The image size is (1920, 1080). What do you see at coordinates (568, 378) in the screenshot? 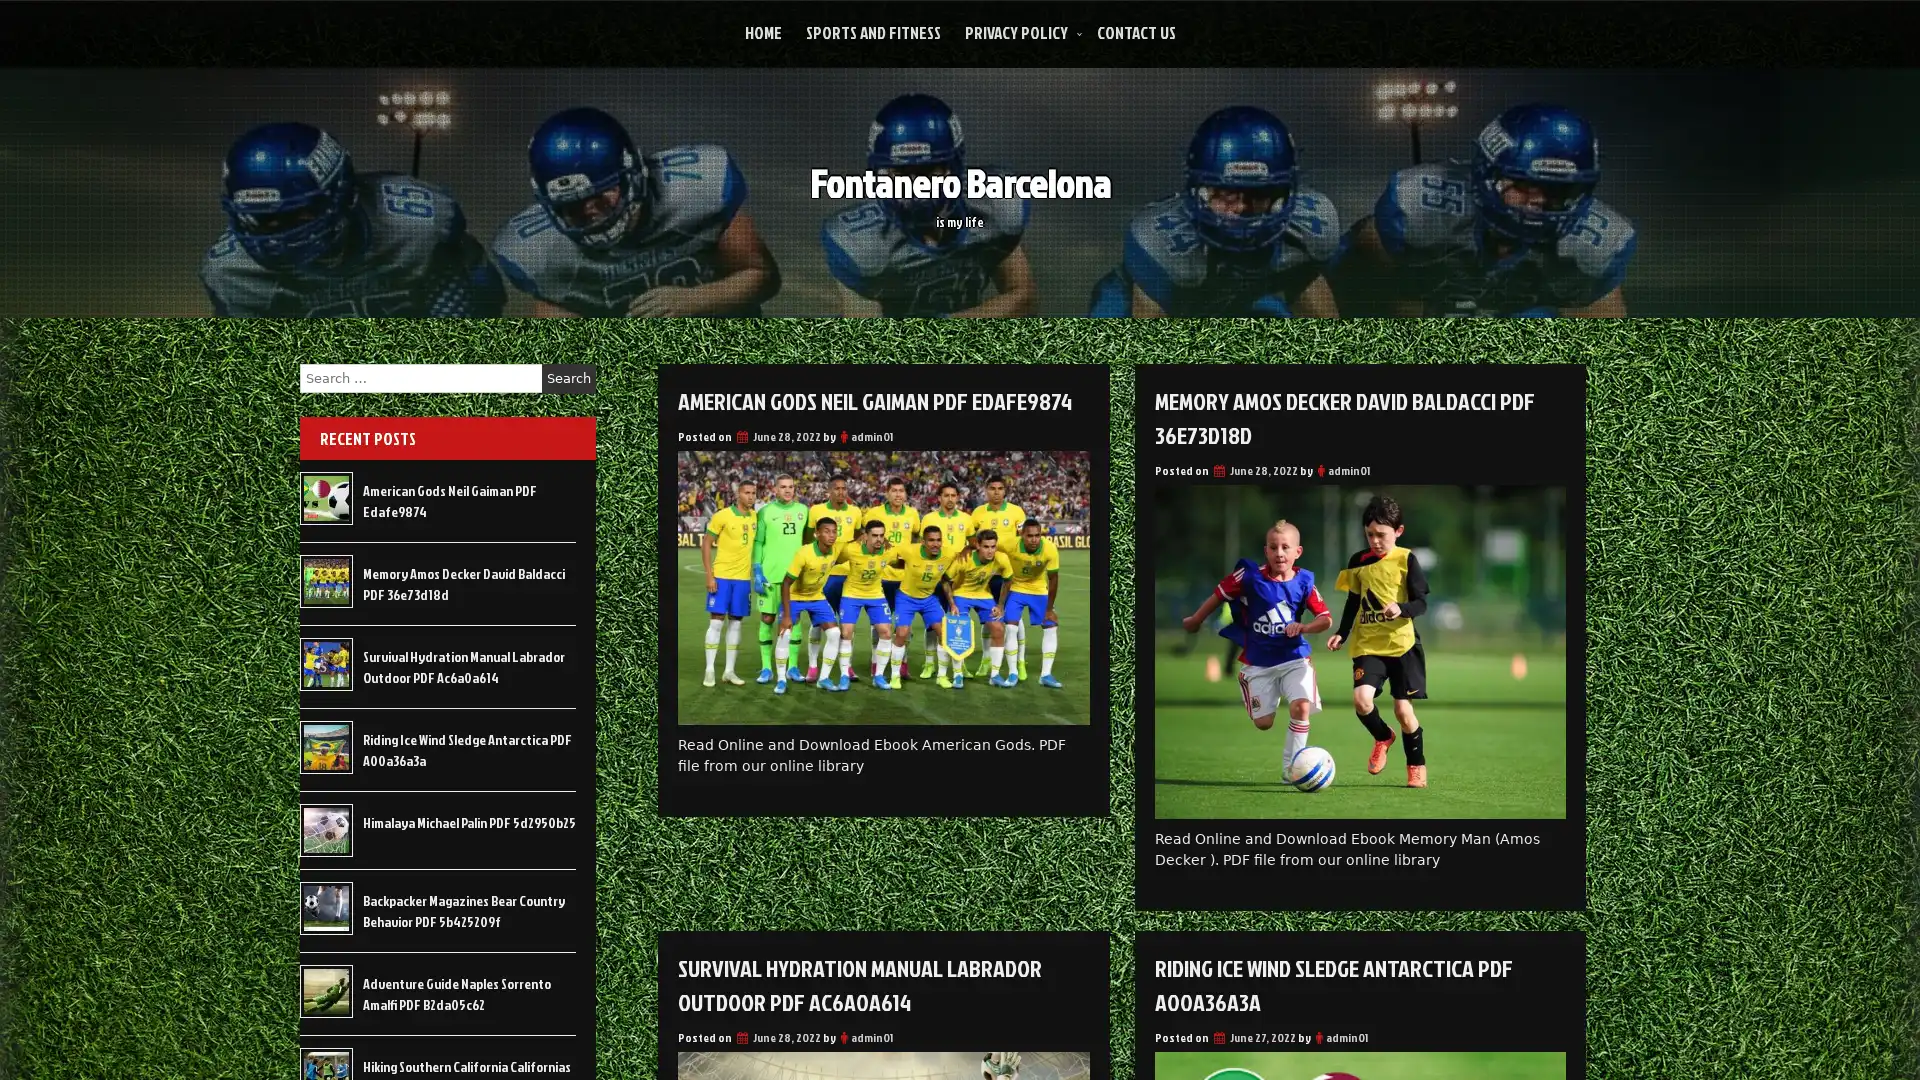
I see `Search` at bounding box center [568, 378].